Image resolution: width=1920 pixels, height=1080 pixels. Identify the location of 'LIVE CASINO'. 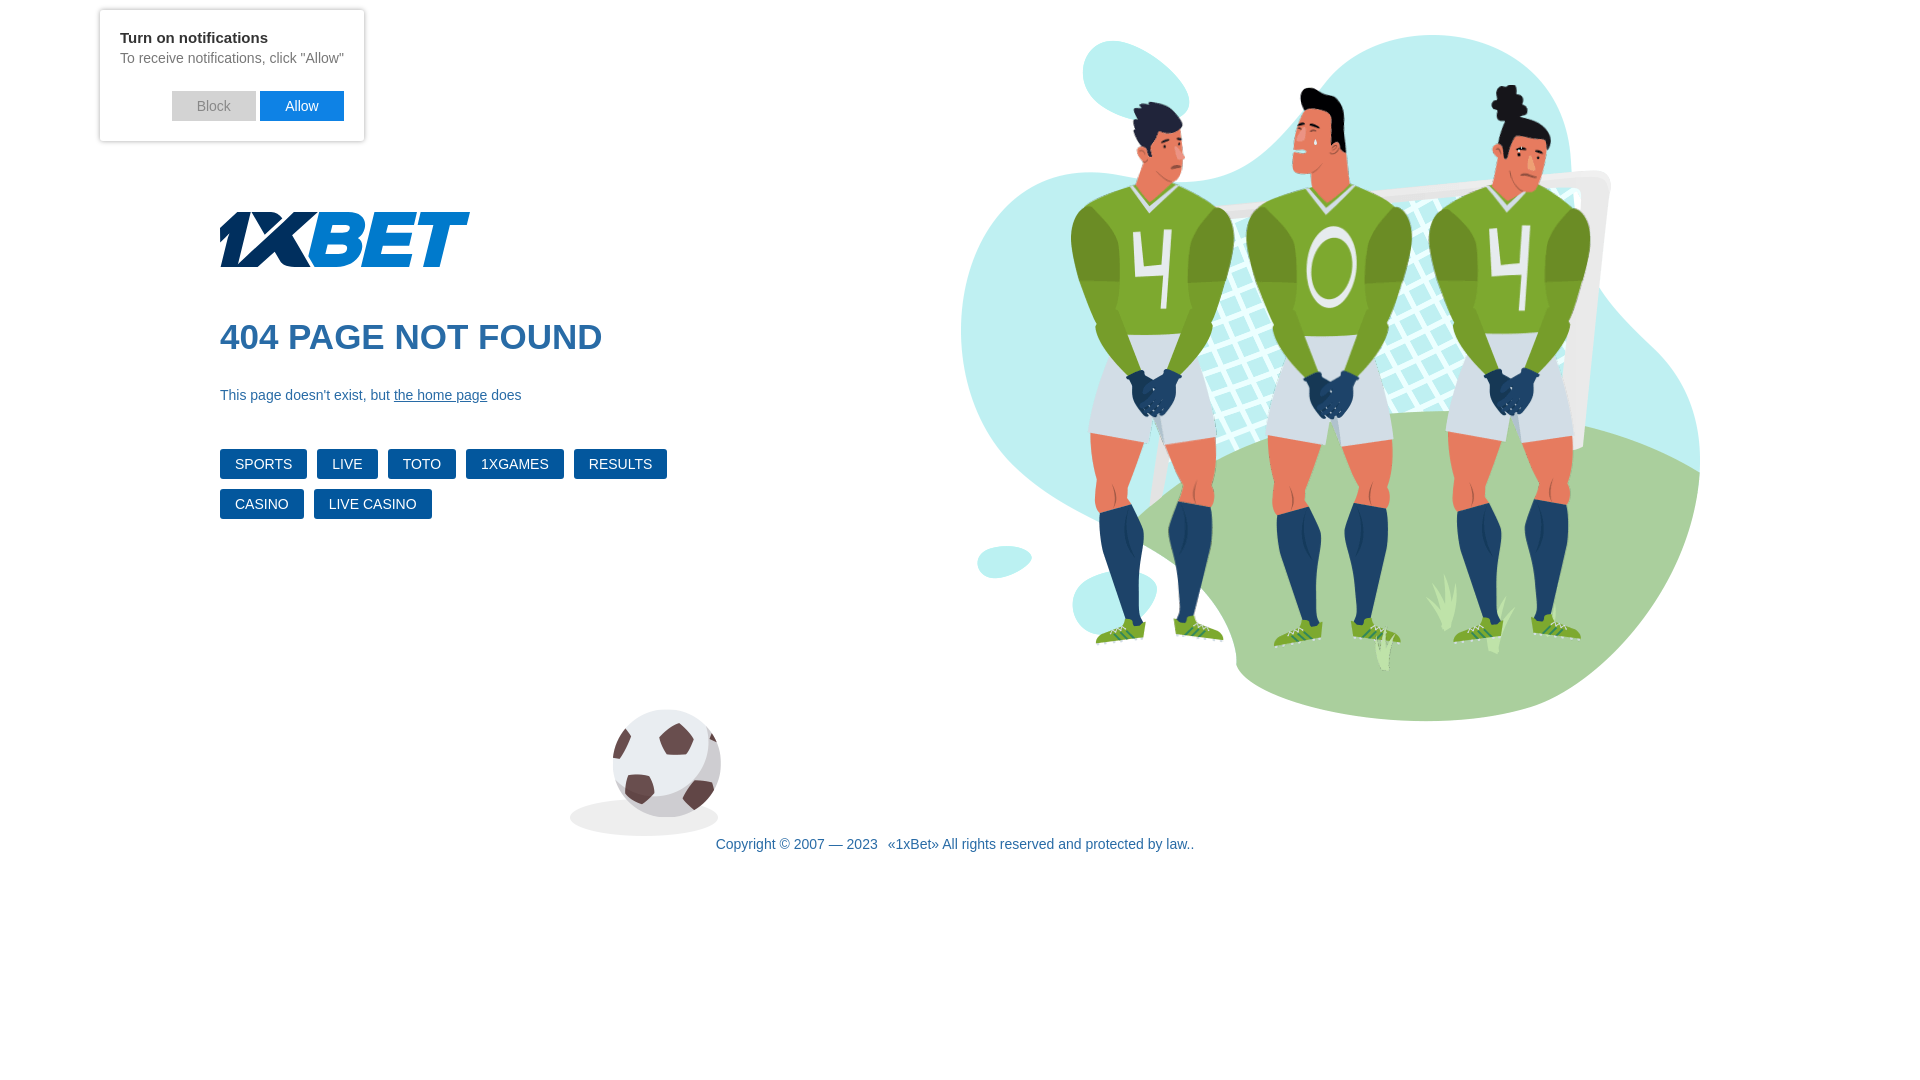
(312, 503).